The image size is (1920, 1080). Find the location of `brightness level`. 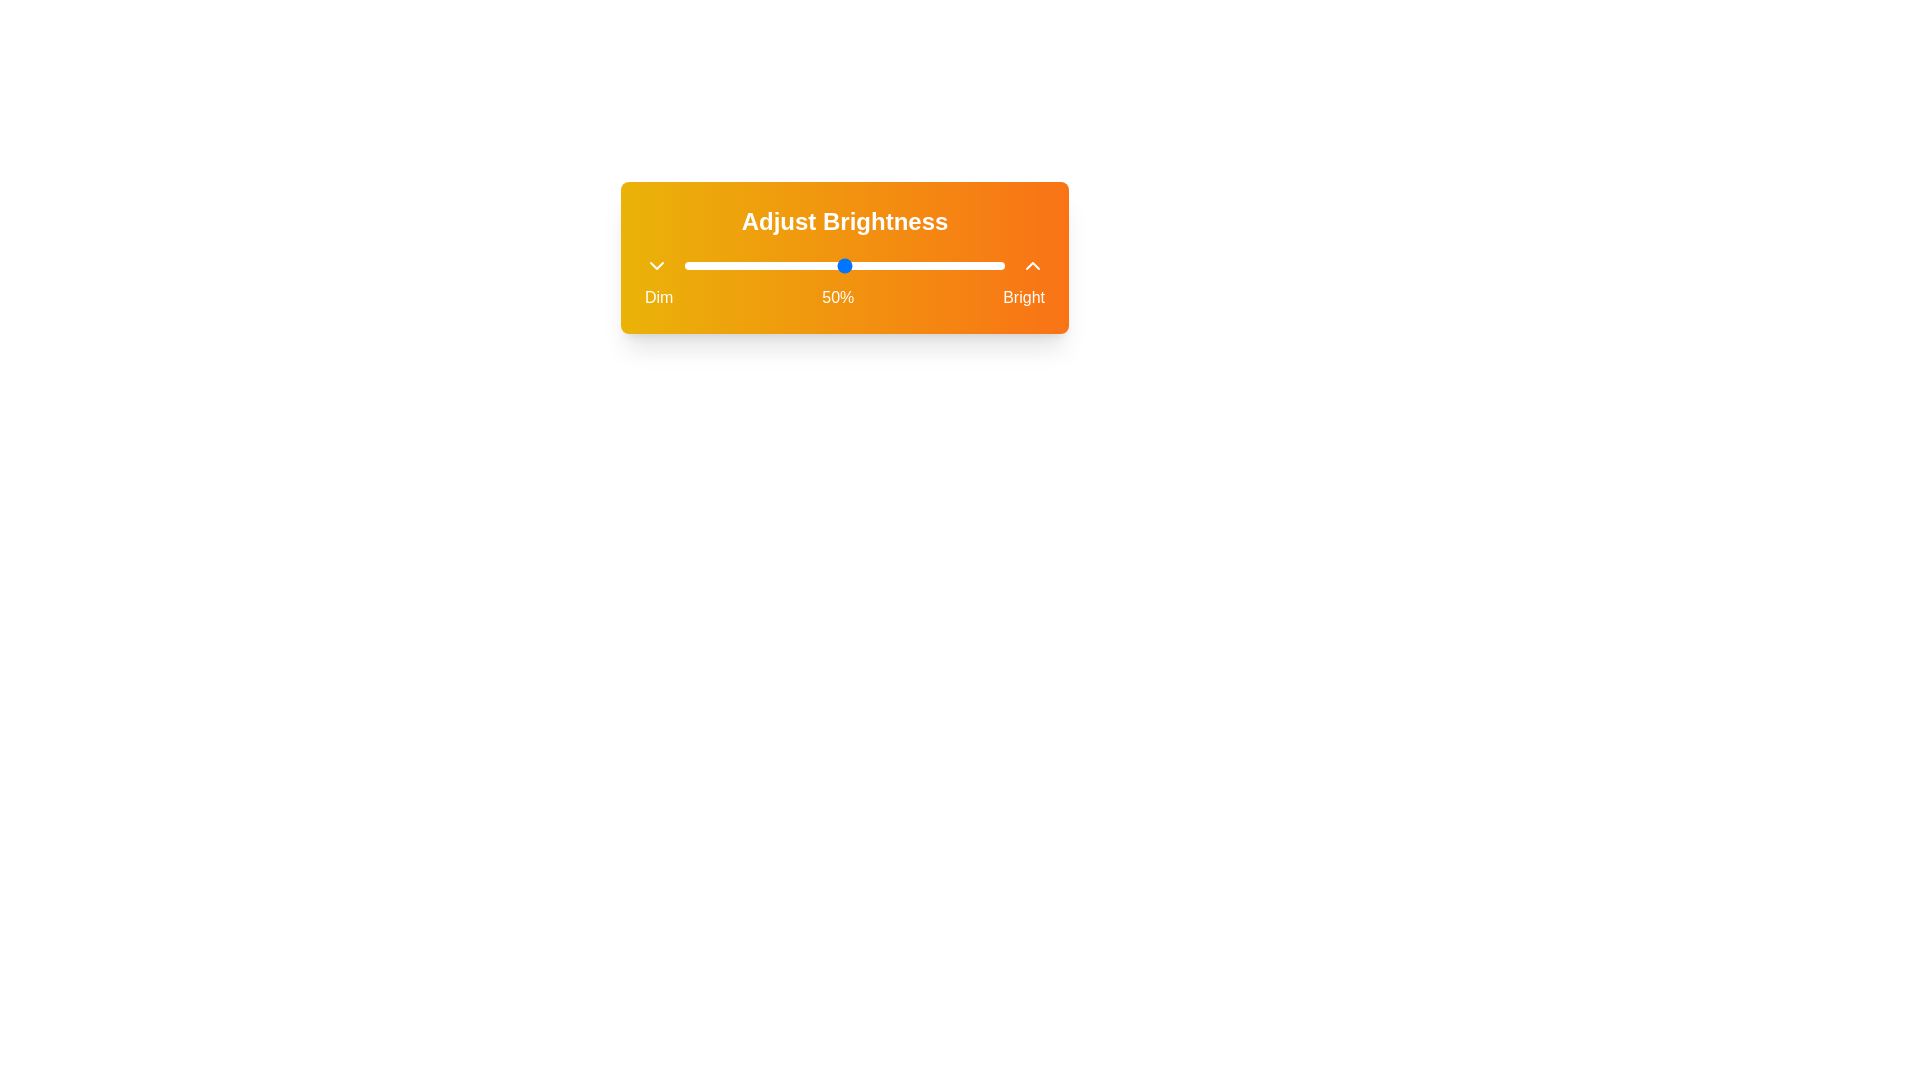

brightness level is located at coordinates (867, 265).